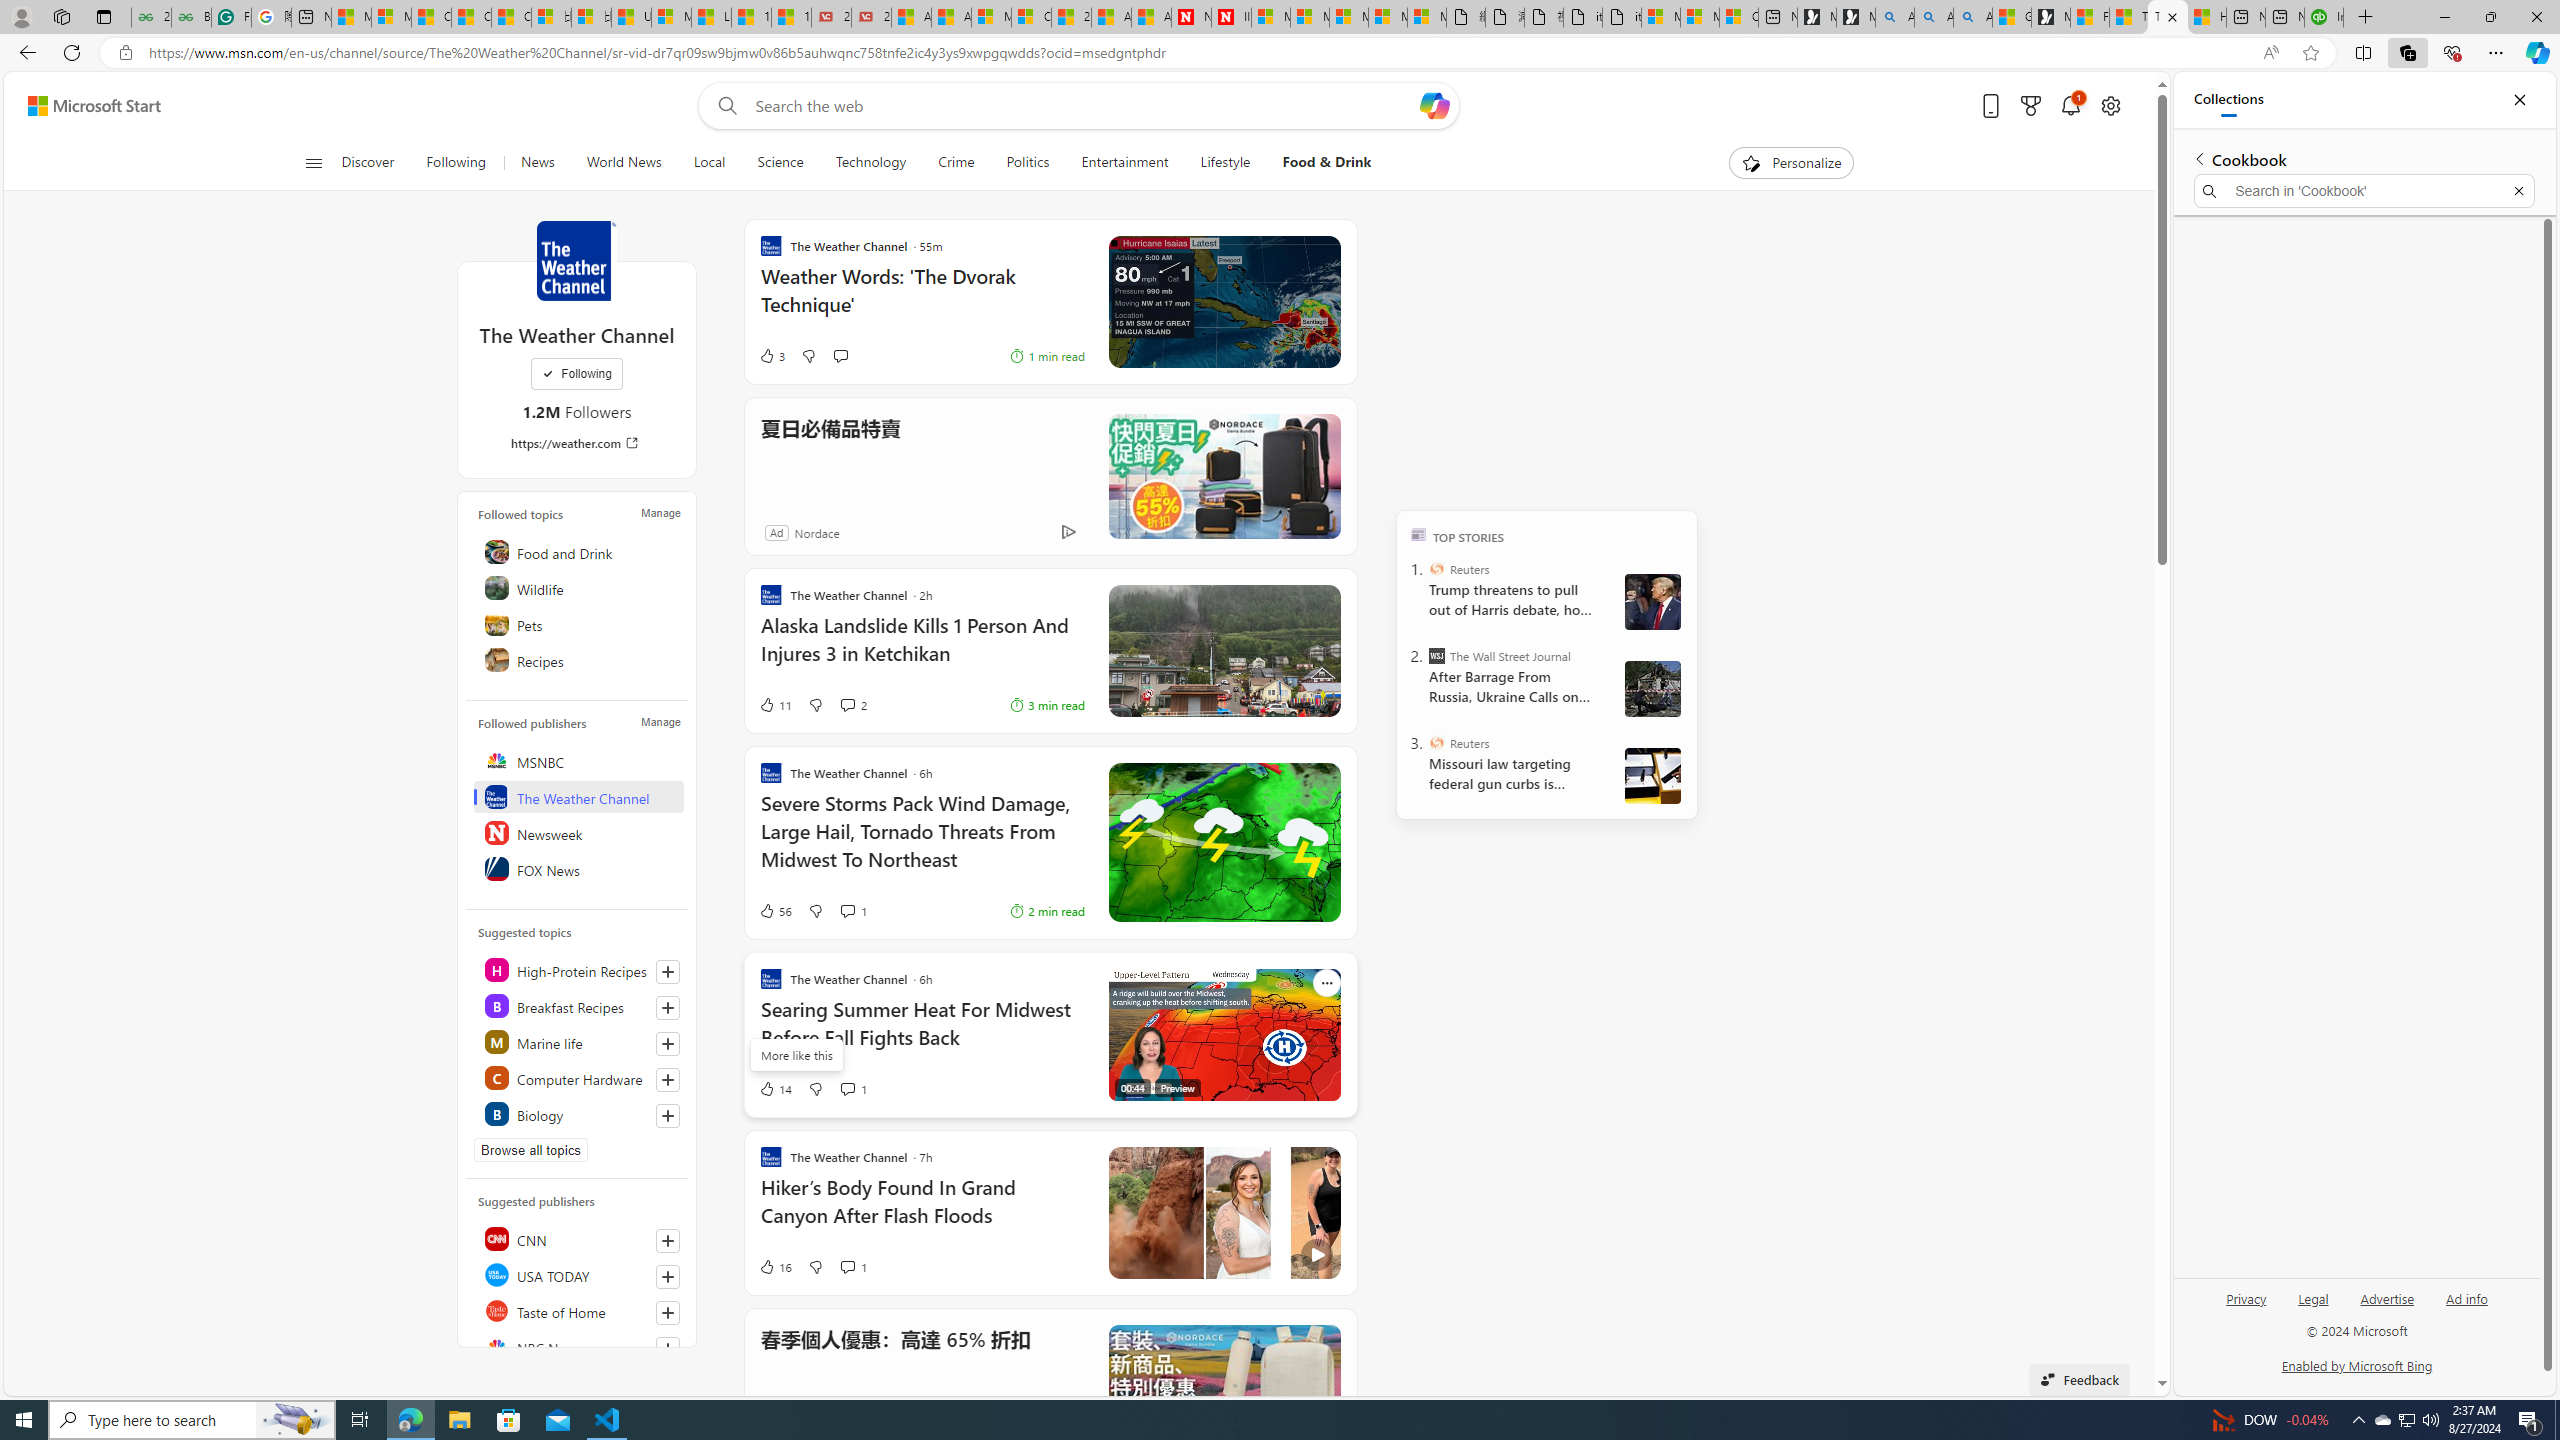 The width and height of the screenshot is (2560, 1440). I want to click on 'Food and Drink - MSN', so click(2087, 16).